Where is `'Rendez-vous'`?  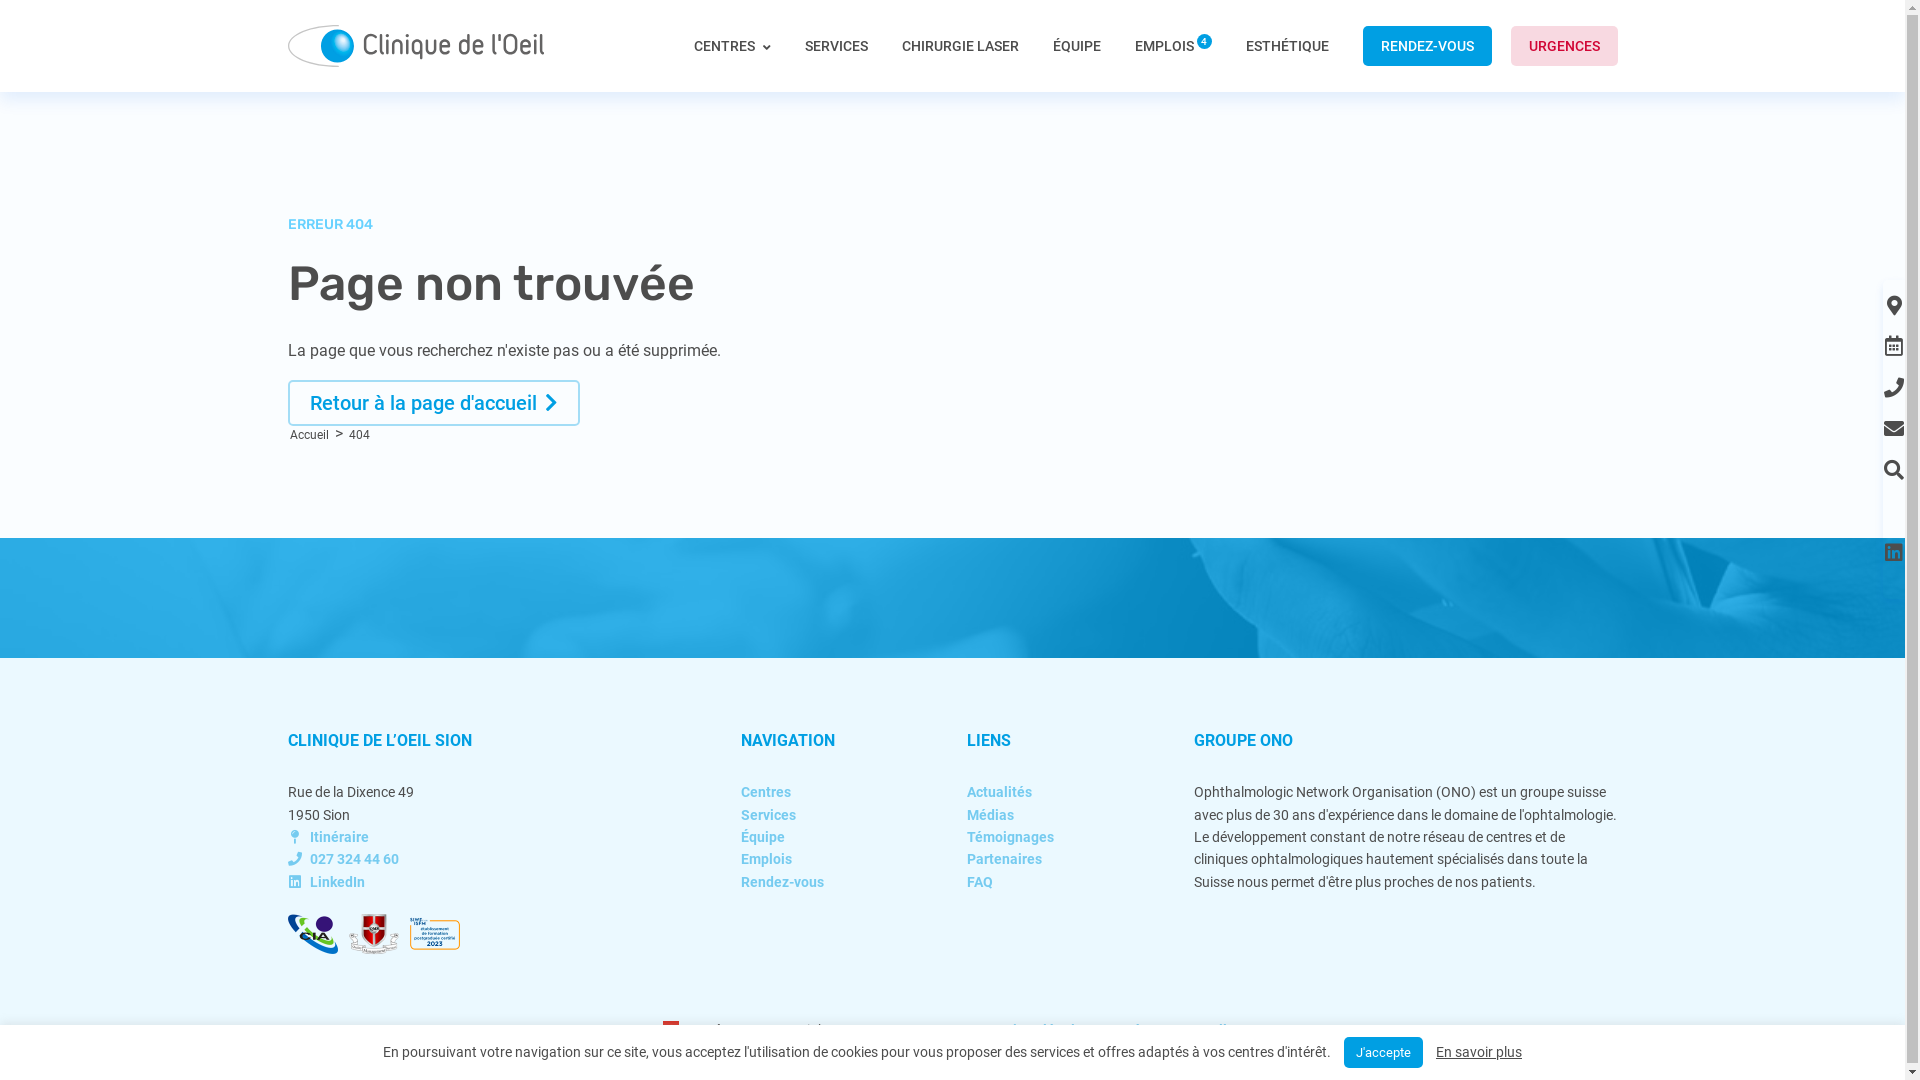 'Rendez-vous' is located at coordinates (739, 881).